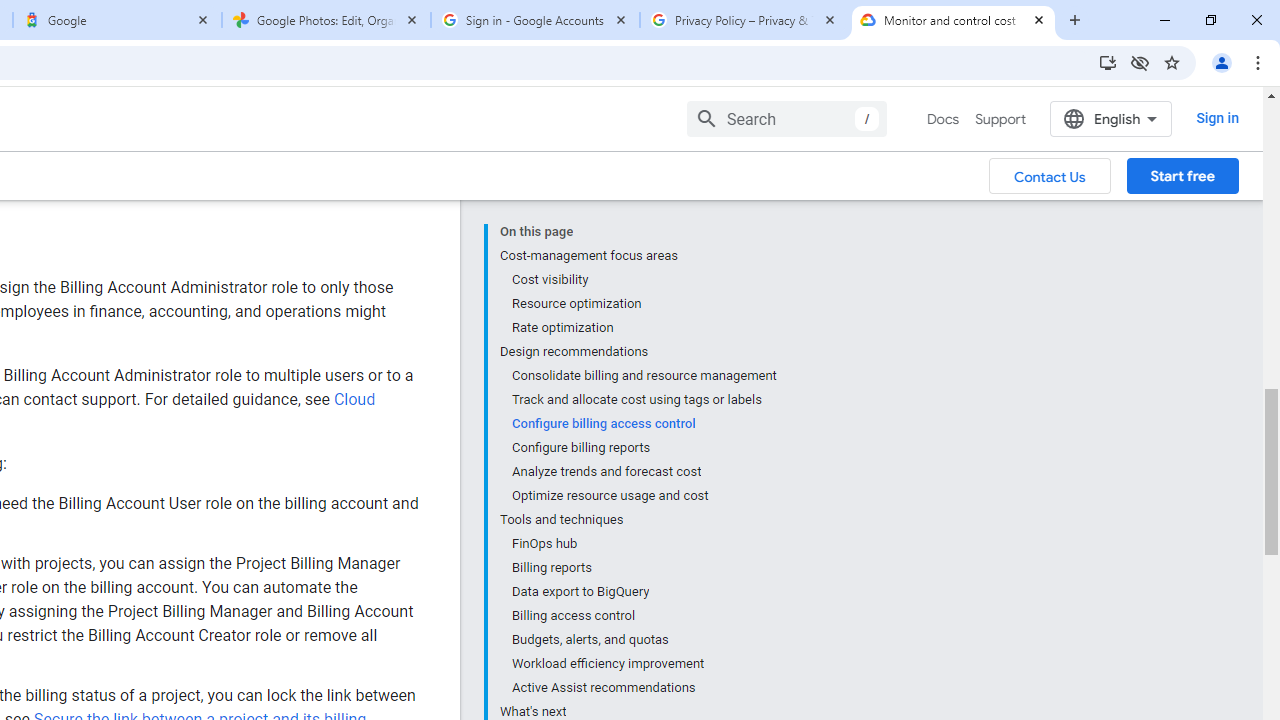  Describe the element at coordinates (1110, 118) in the screenshot. I see `'English'` at that location.